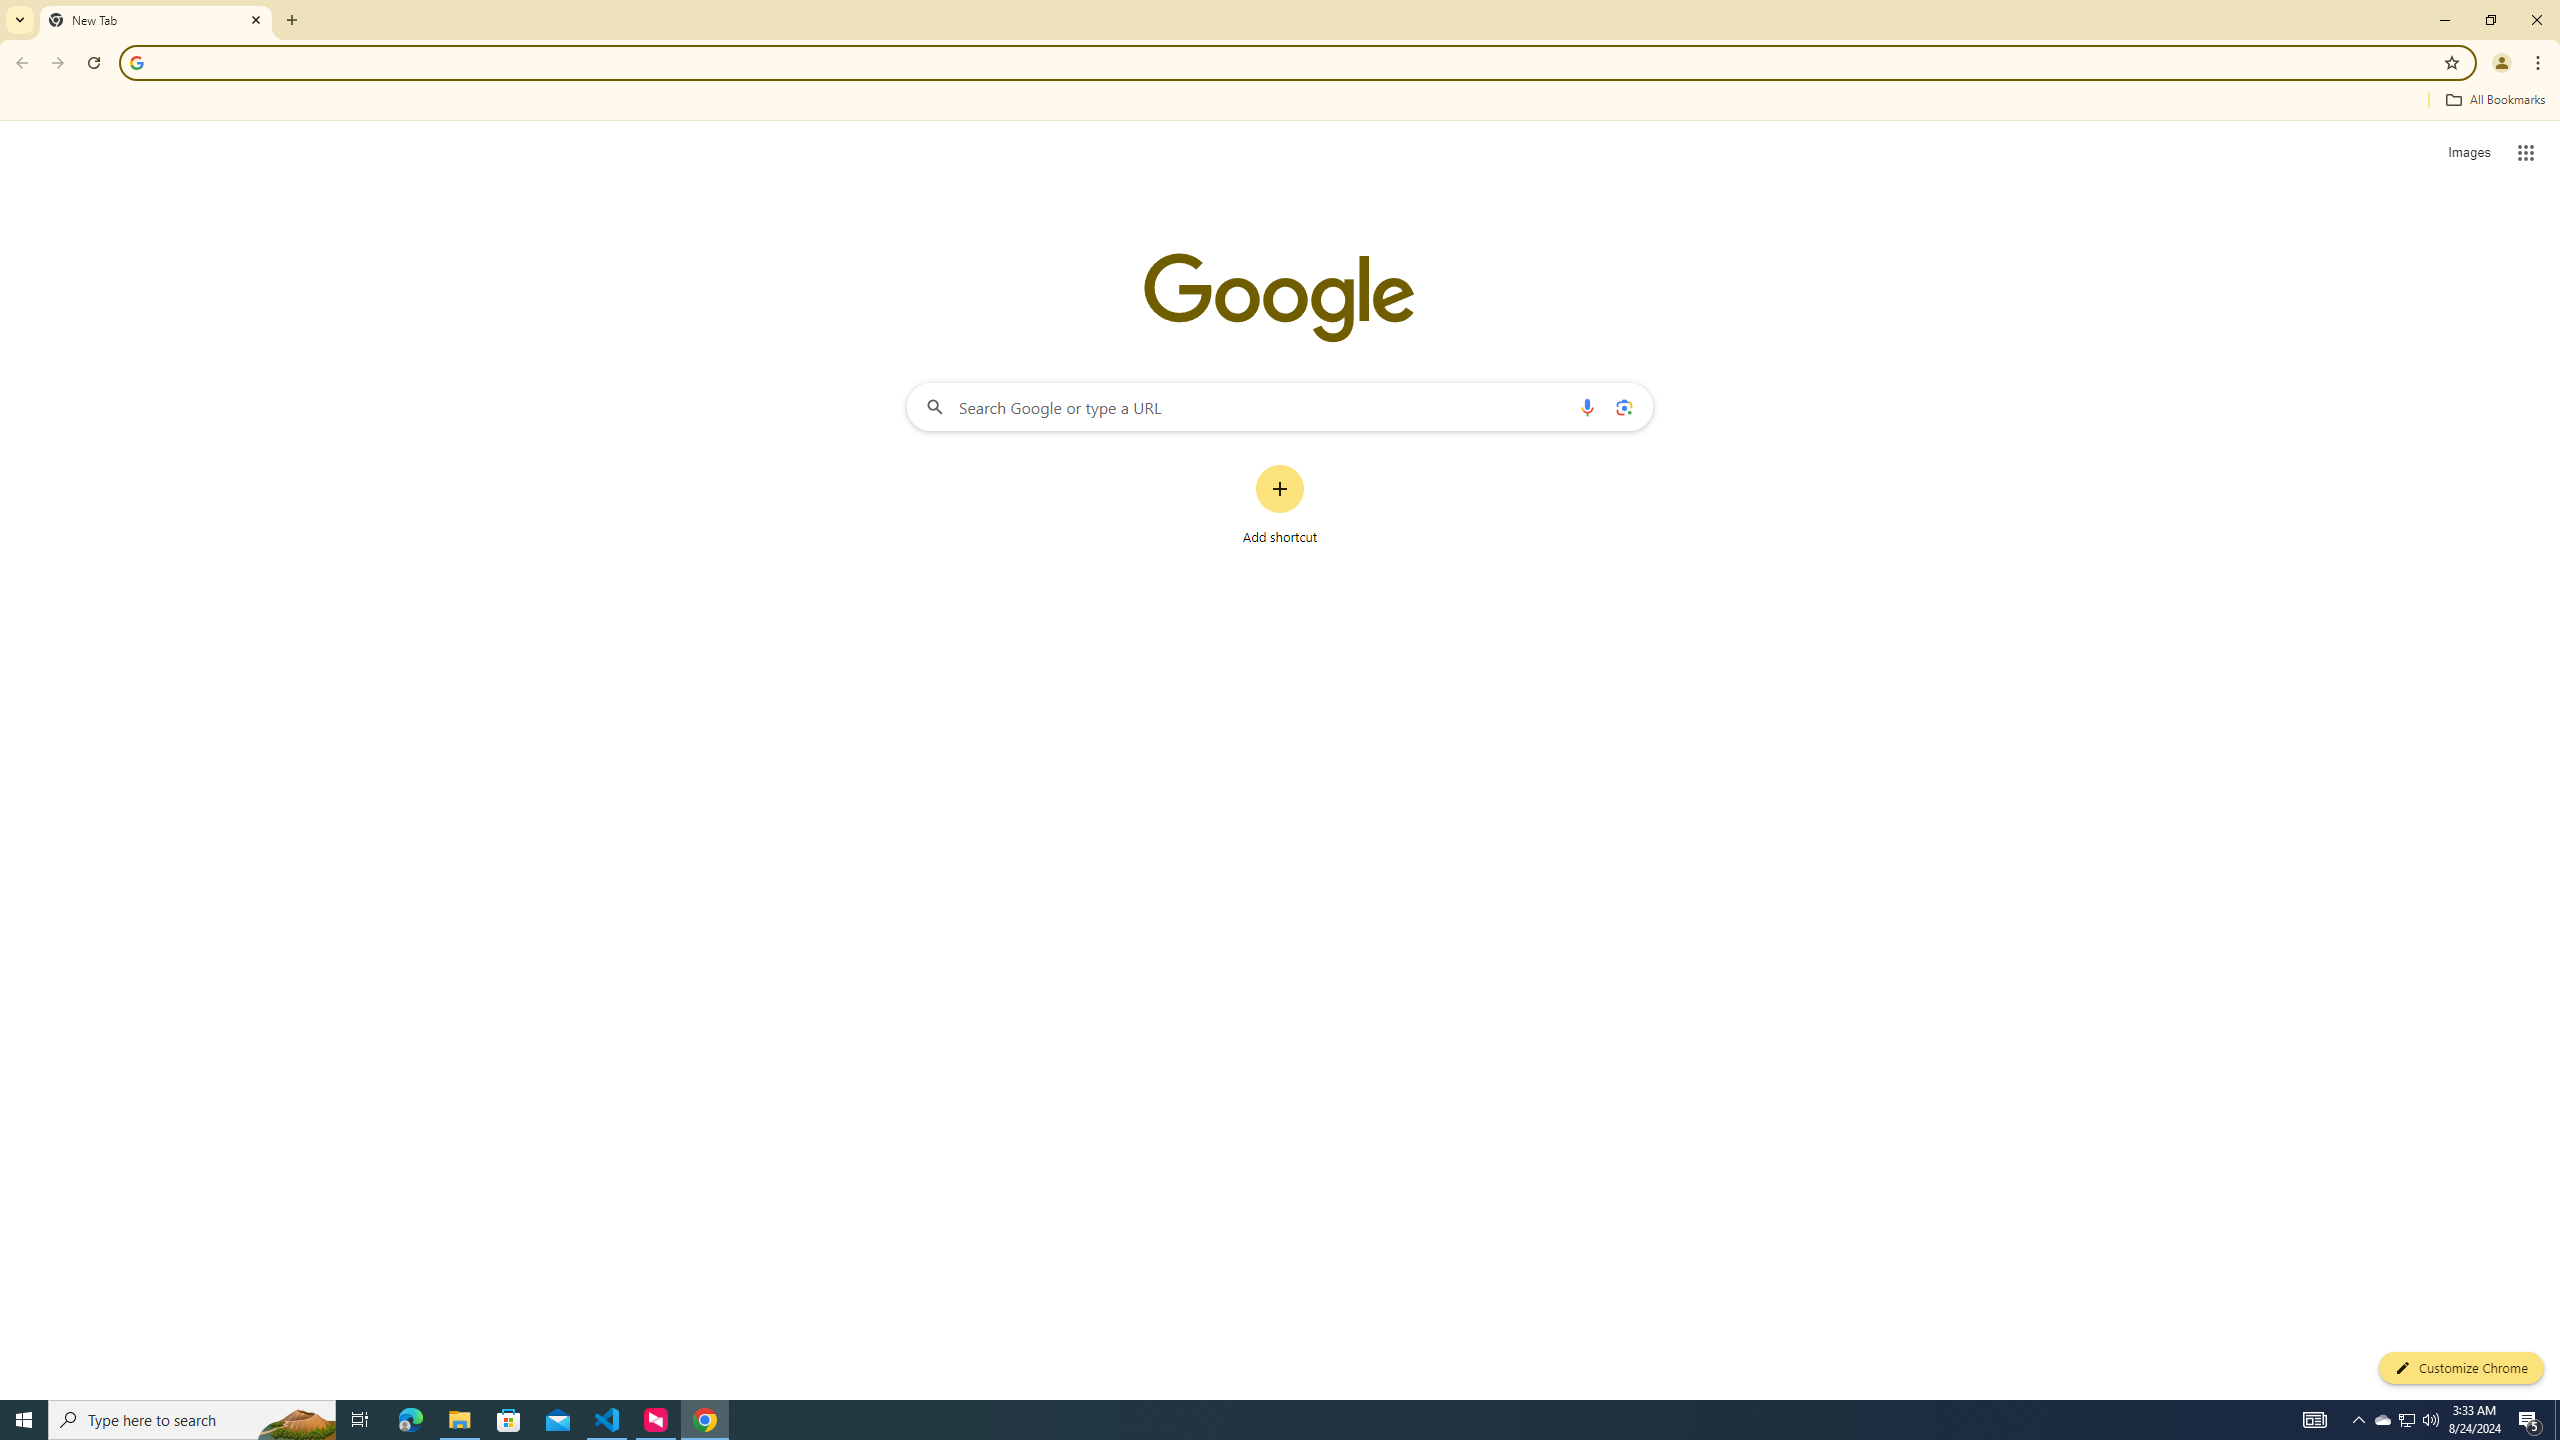 Image resolution: width=2560 pixels, height=1440 pixels. I want to click on 'New Tab', so click(155, 19).